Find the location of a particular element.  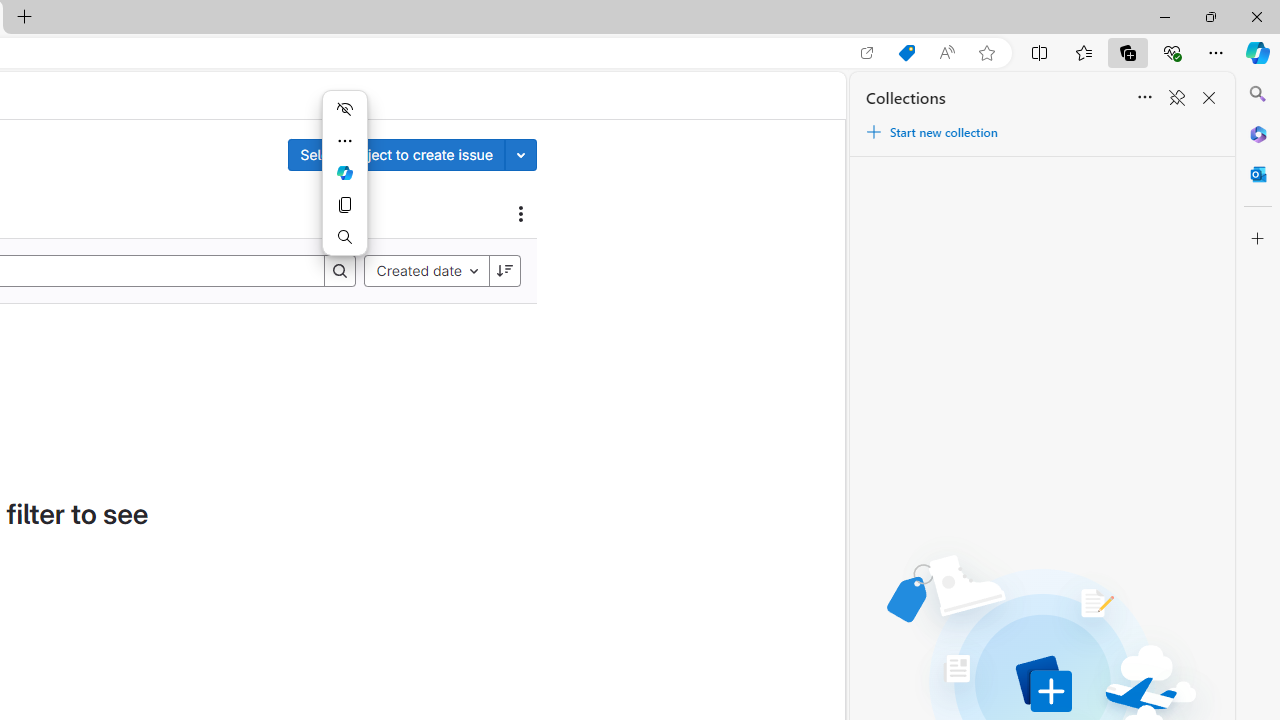

'Open in app' is located at coordinates (867, 52).